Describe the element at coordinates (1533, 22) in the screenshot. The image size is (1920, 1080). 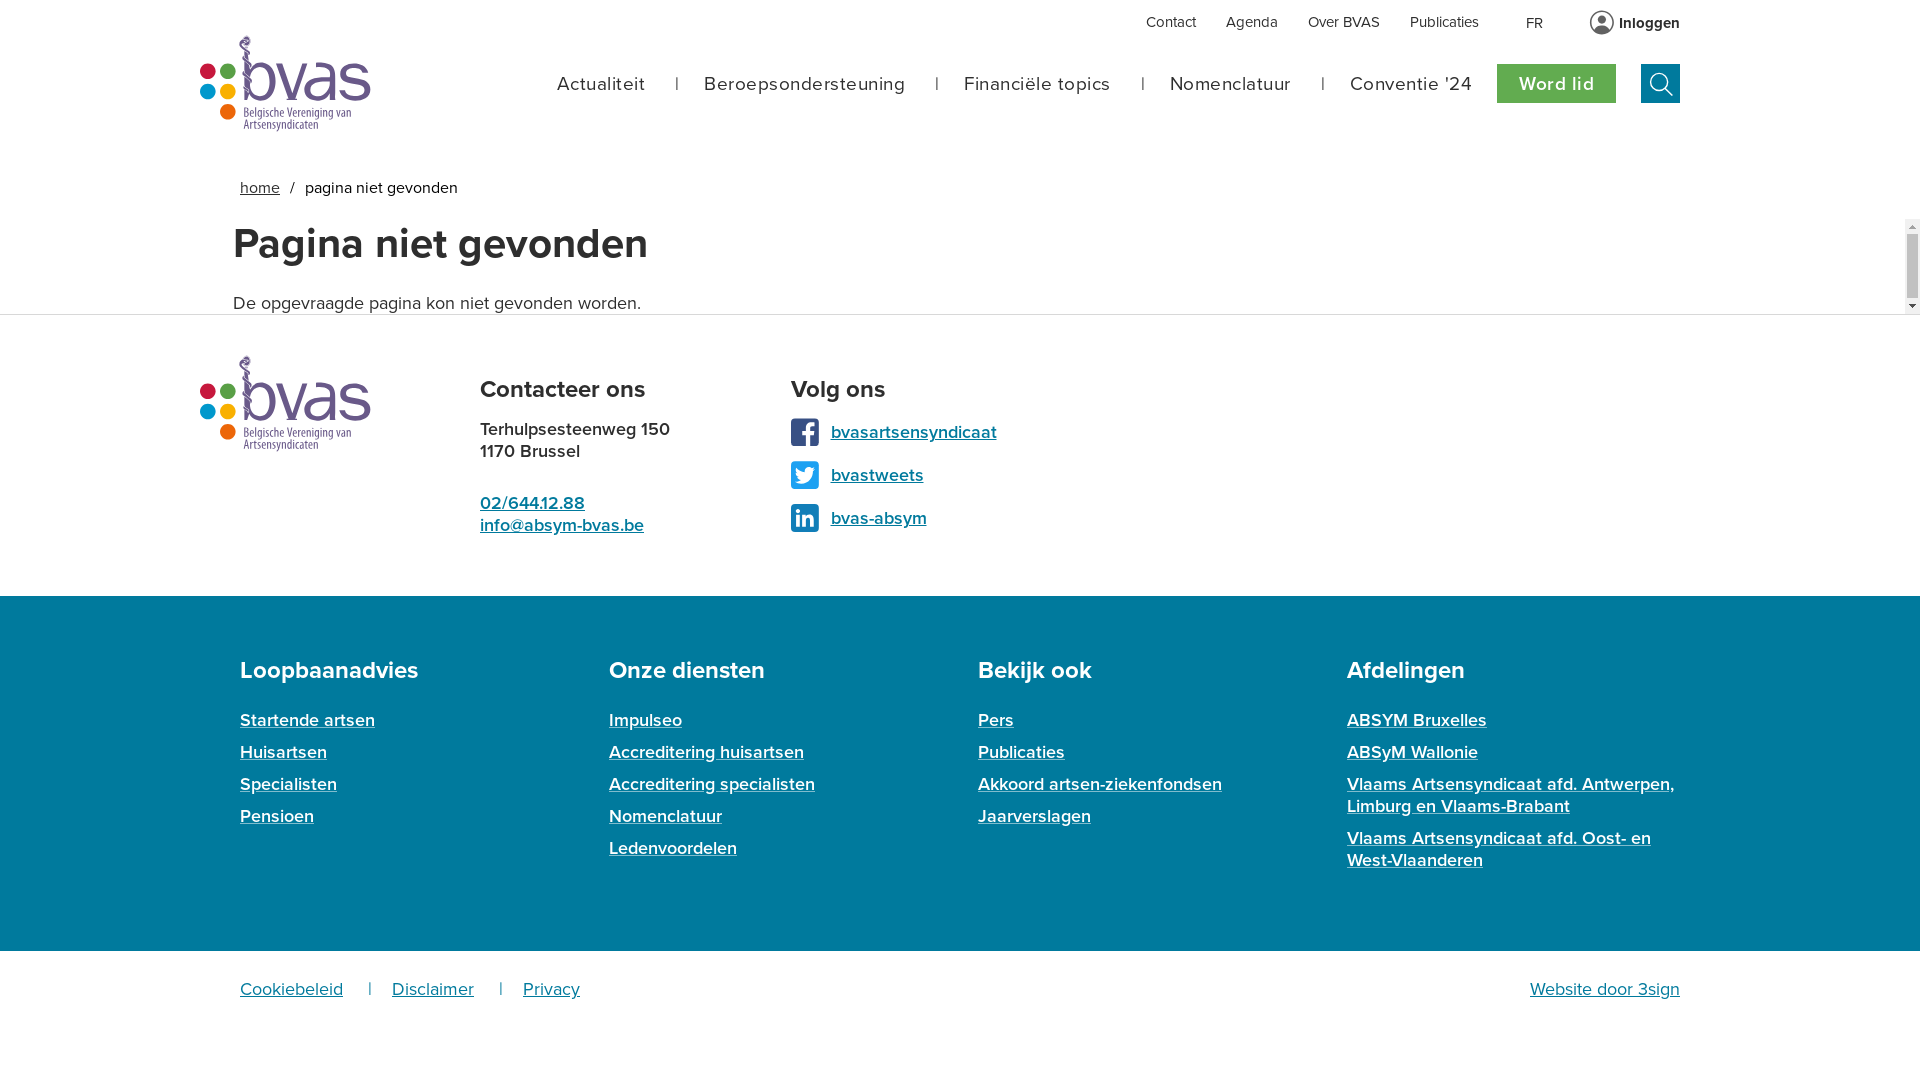
I see `'FR'` at that location.